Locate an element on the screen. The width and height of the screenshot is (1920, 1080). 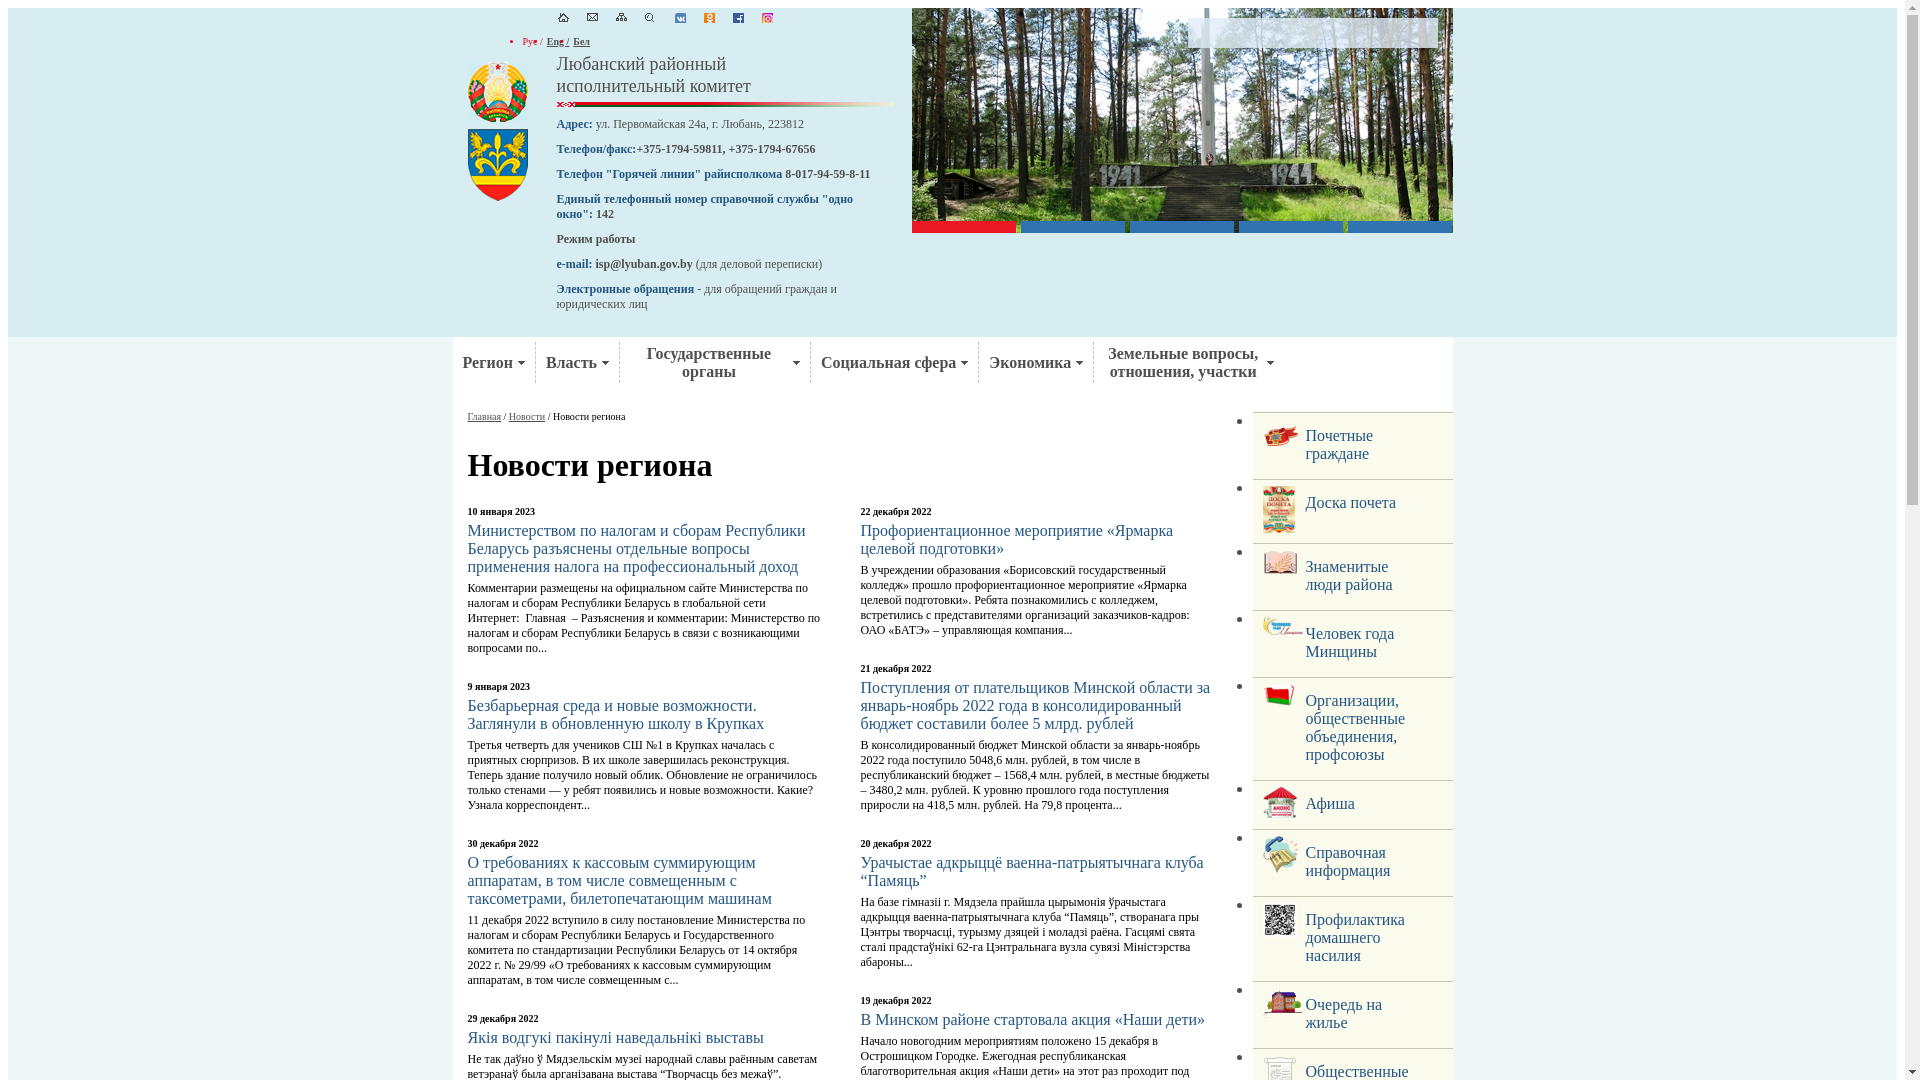
'instagram' is located at coordinates (761, 19).